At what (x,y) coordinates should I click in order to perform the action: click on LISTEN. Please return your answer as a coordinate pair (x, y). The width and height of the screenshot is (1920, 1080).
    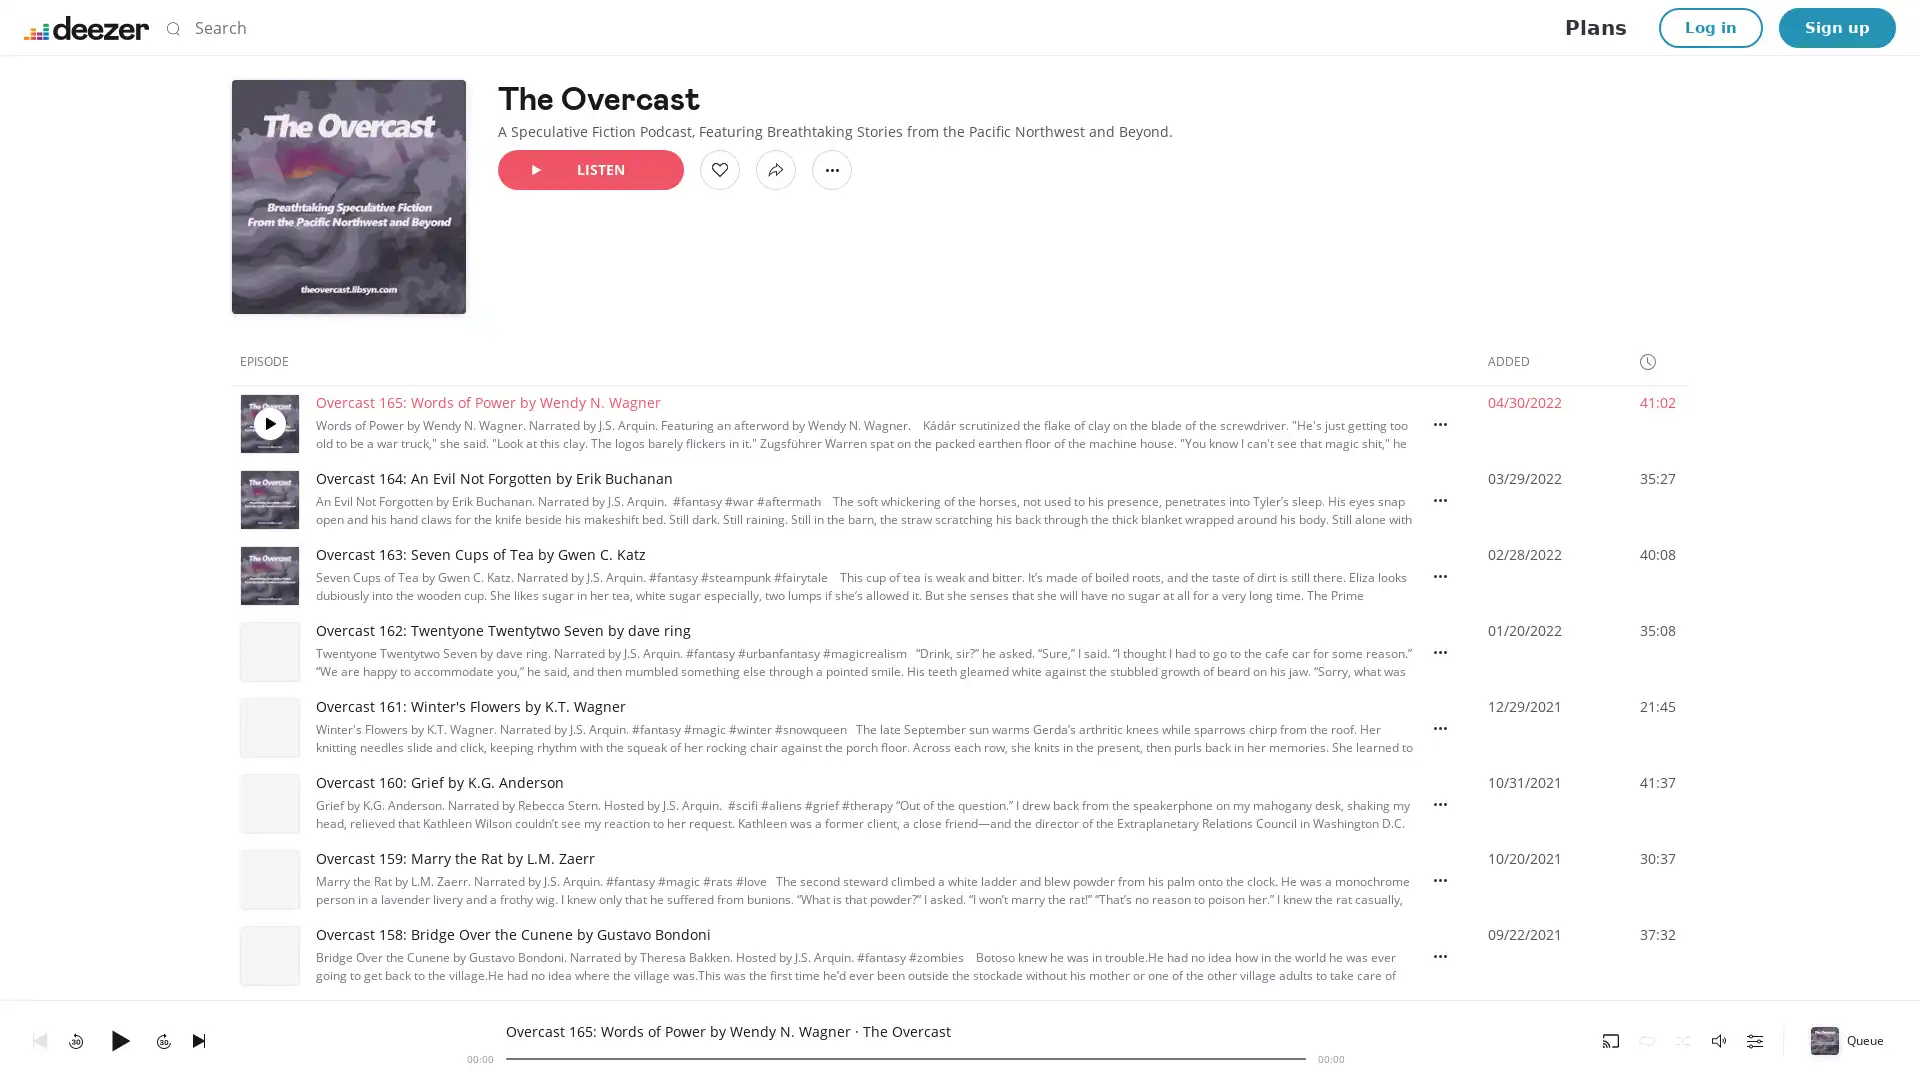
    Looking at the image, I should click on (589, 168).